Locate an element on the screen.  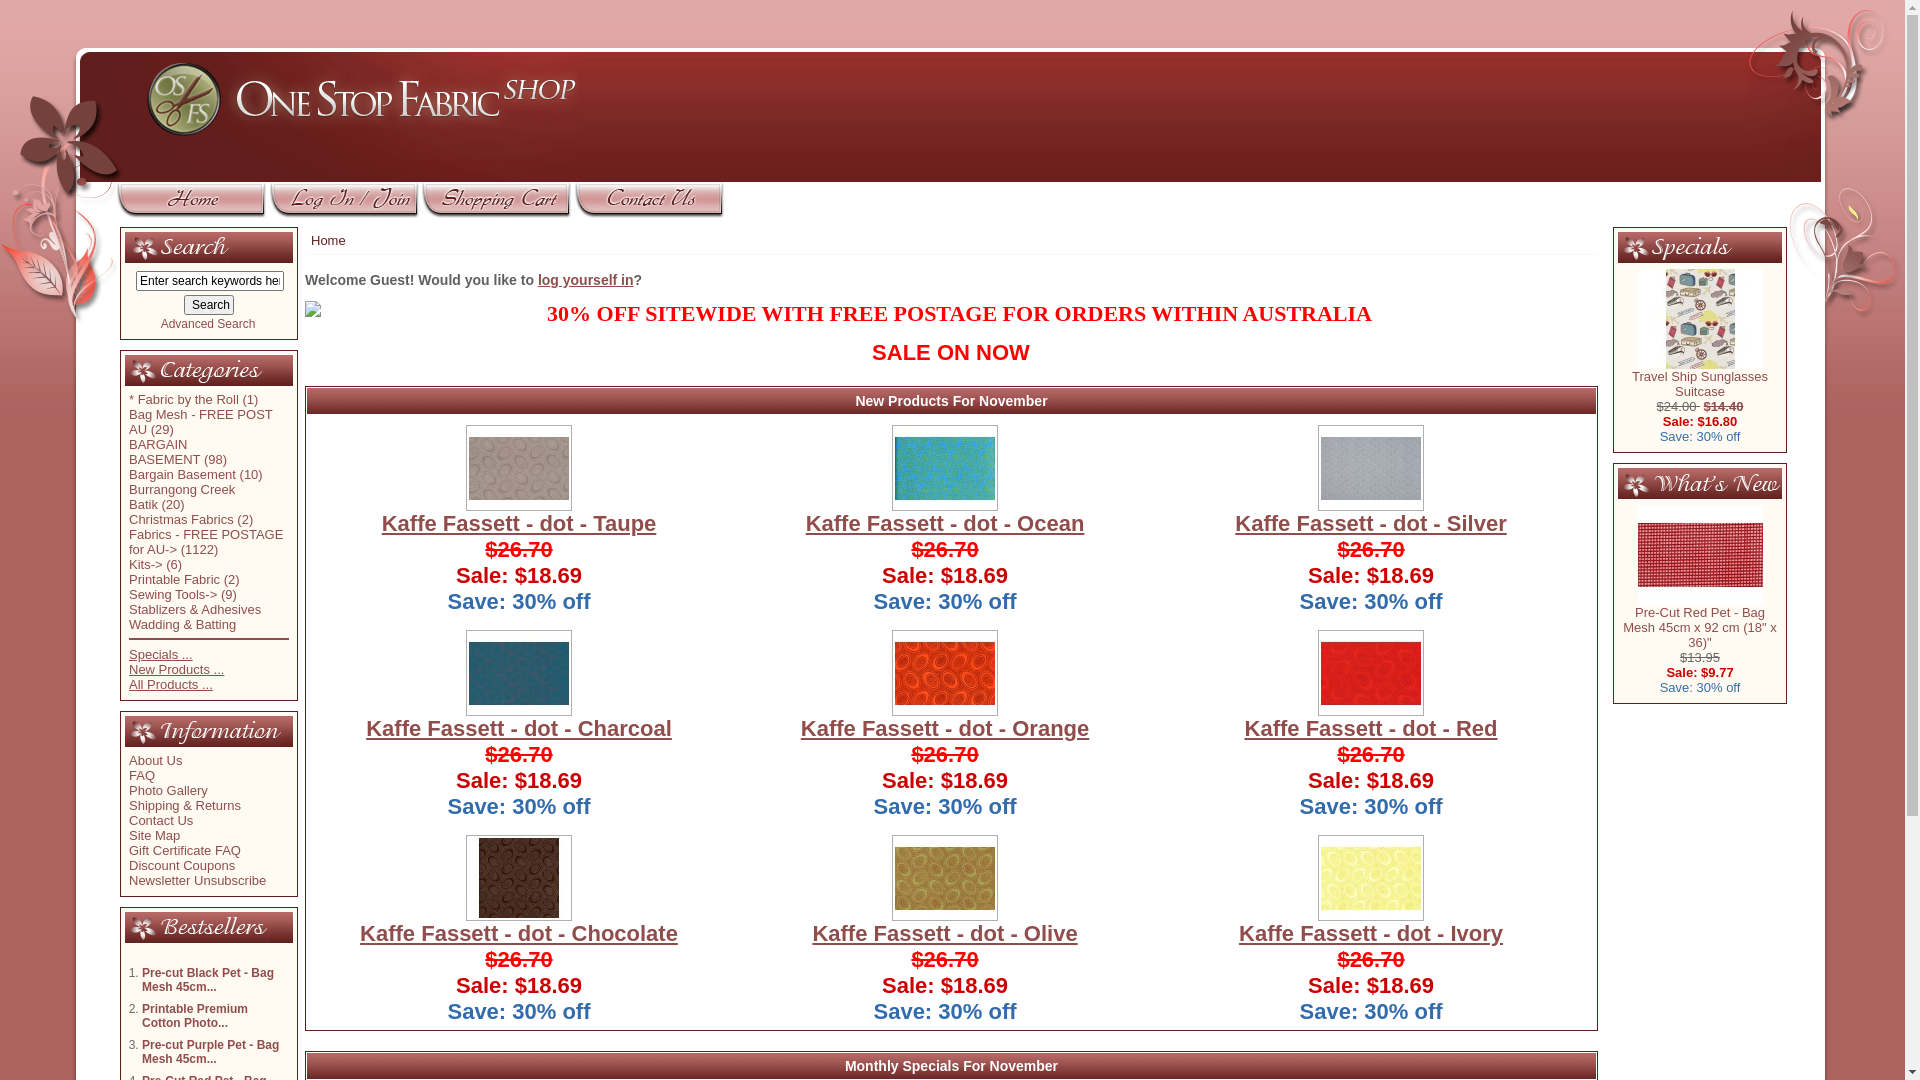
'Kaffe Fassett - dot - Olive' is located at coordinates (943, 933).